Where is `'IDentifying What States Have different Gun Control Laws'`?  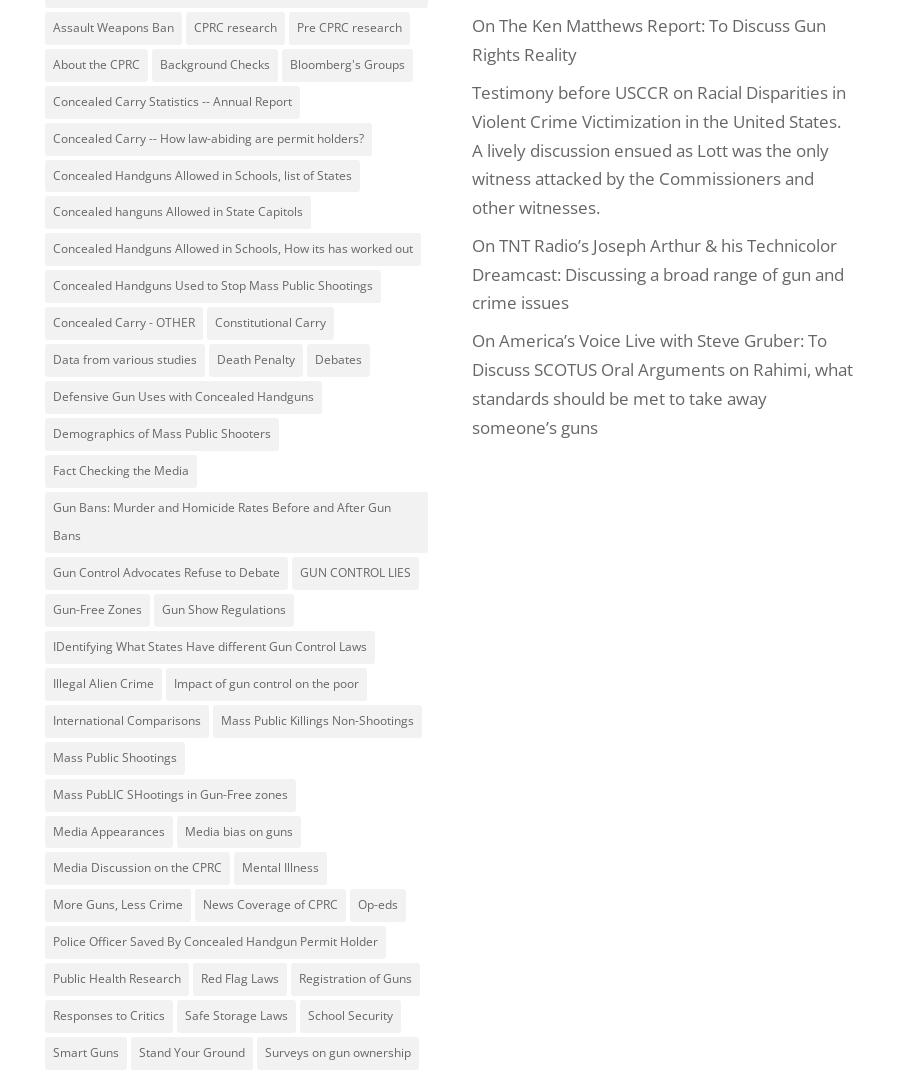 'IDentifying What States Have different Gun Control Laws' is located at coordinates (209, 645).